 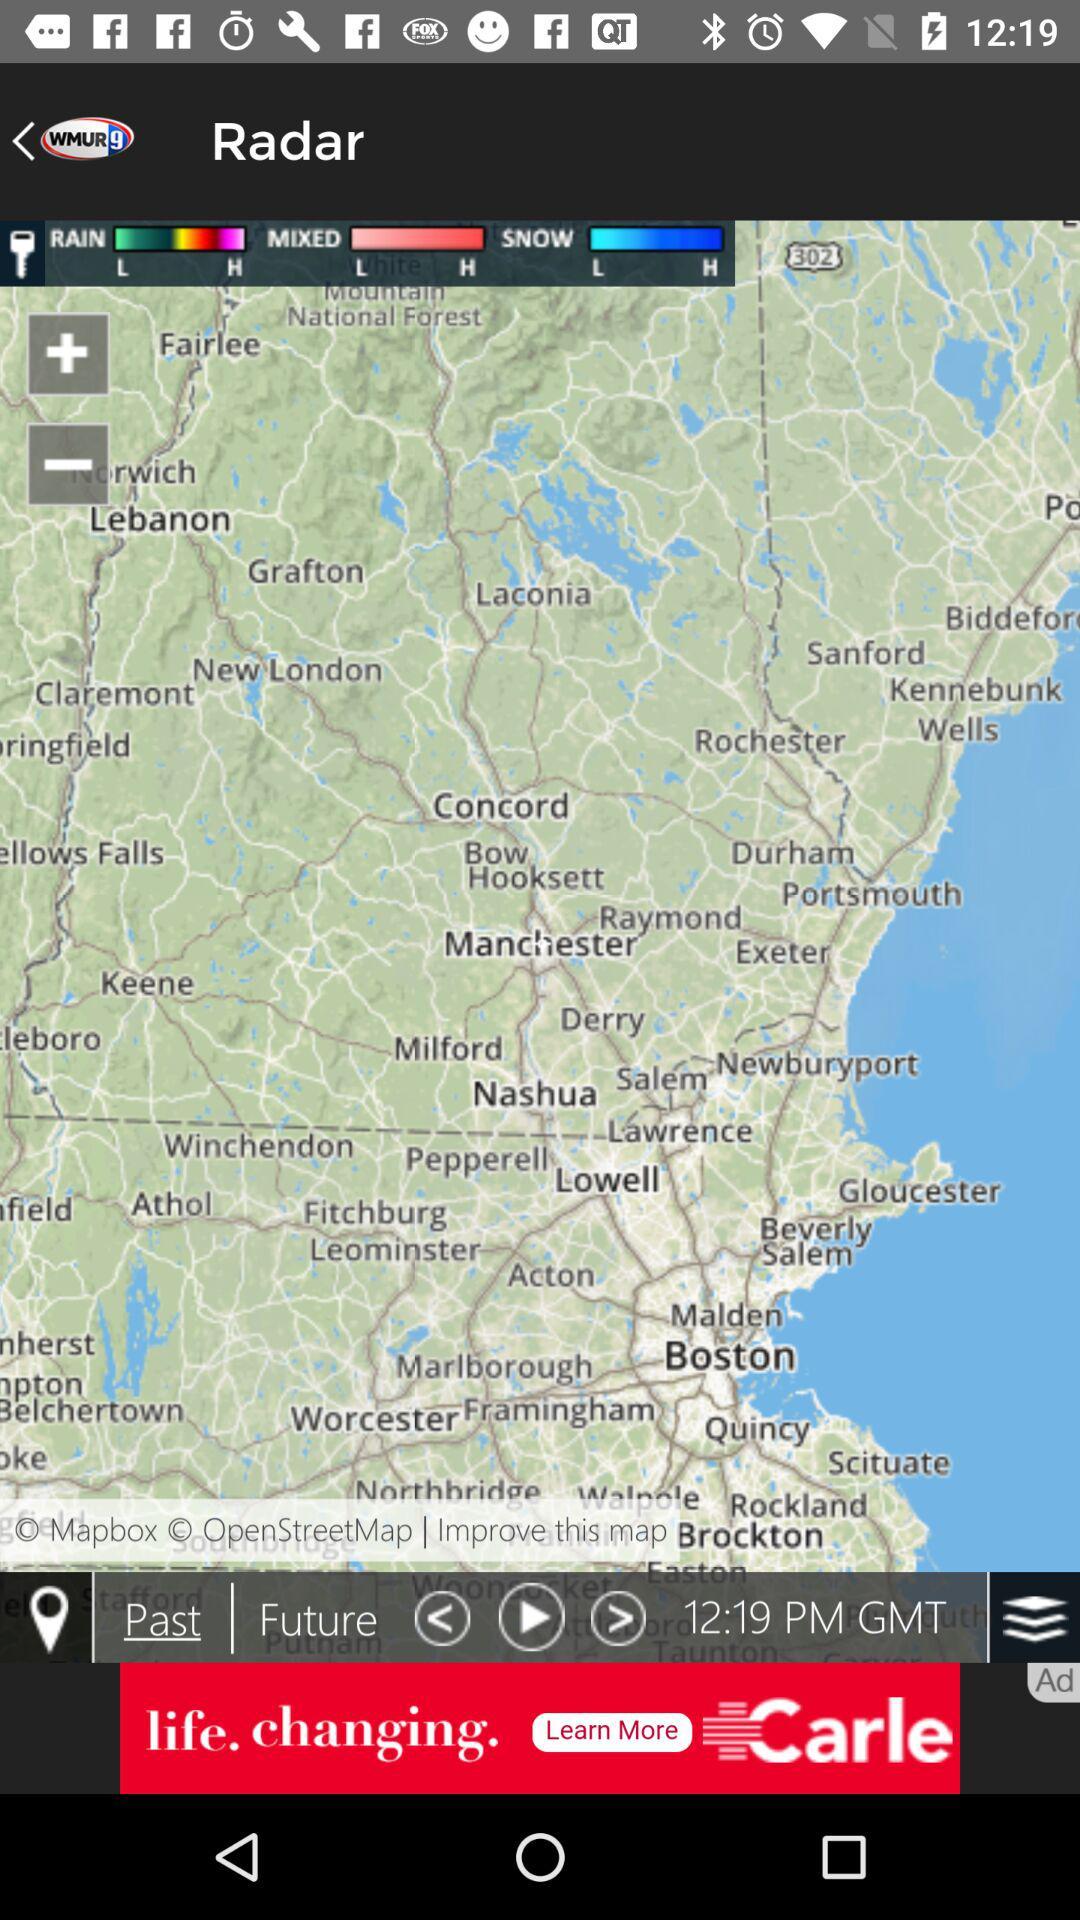 I want to click on the button is used to advertisement option, so click(x=540, y=1727).